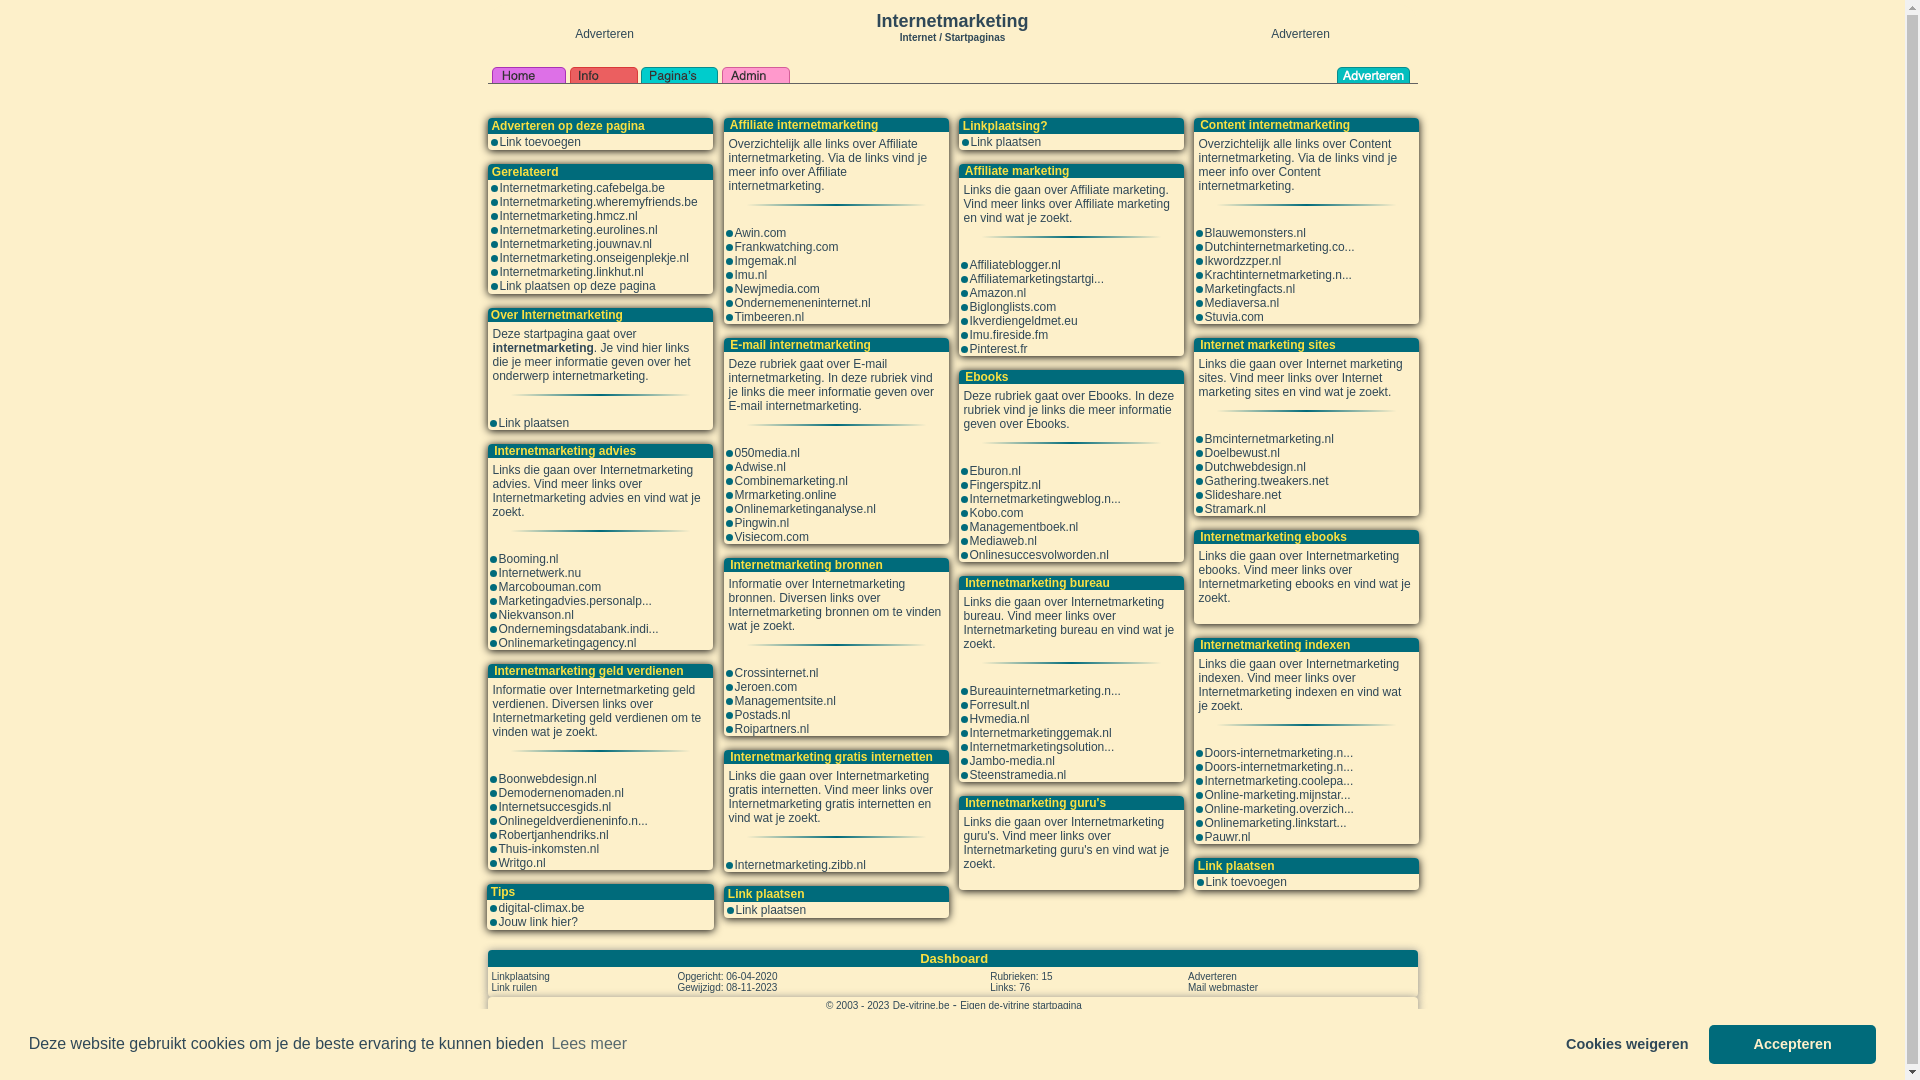 This screenshot has height=1080, width=1920. I want to click on 'Ondernemingsdatabank.indi...', so click(576, 627).